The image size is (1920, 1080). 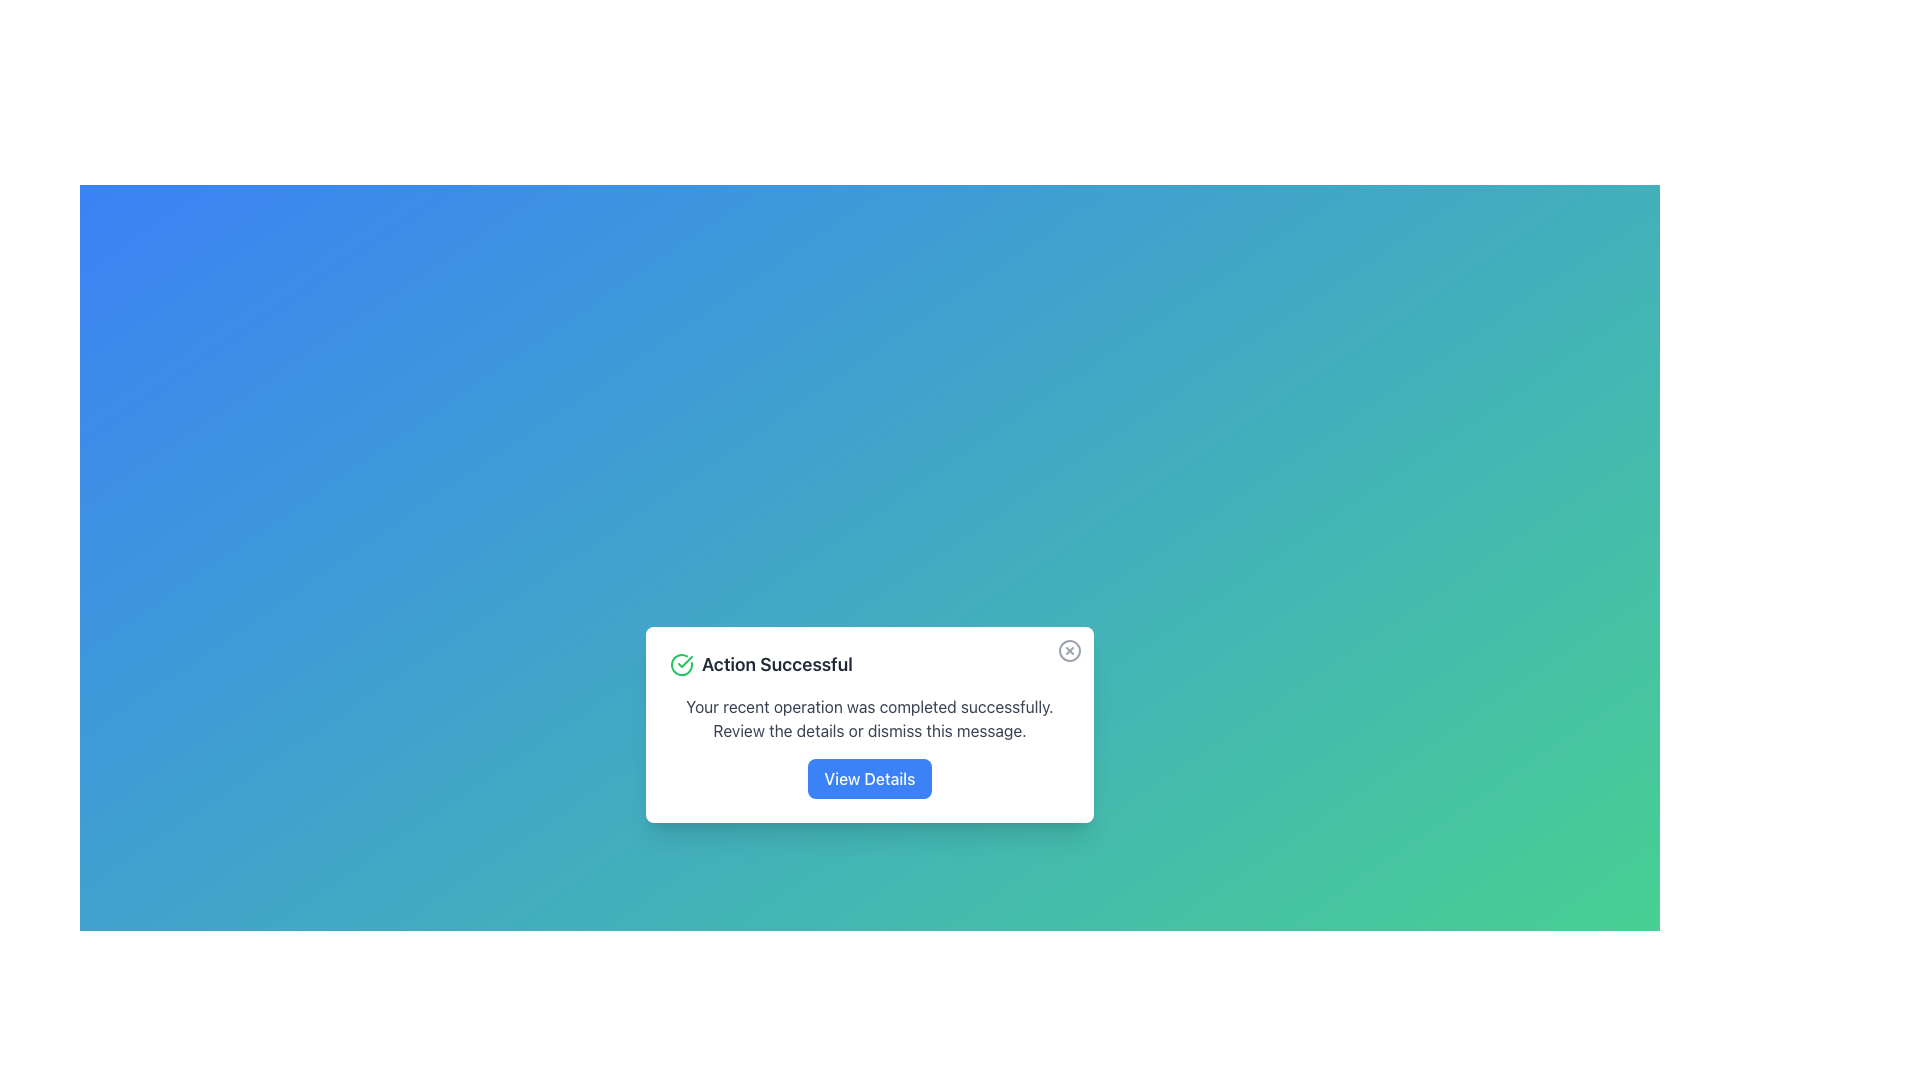 What do you see at coordinates (685, 662) in the screenshot?
I see `the green checkmark icon within the central notification card, which is aligned near the left of the title text 'Action Successful'` at bounding box center [685, 662].